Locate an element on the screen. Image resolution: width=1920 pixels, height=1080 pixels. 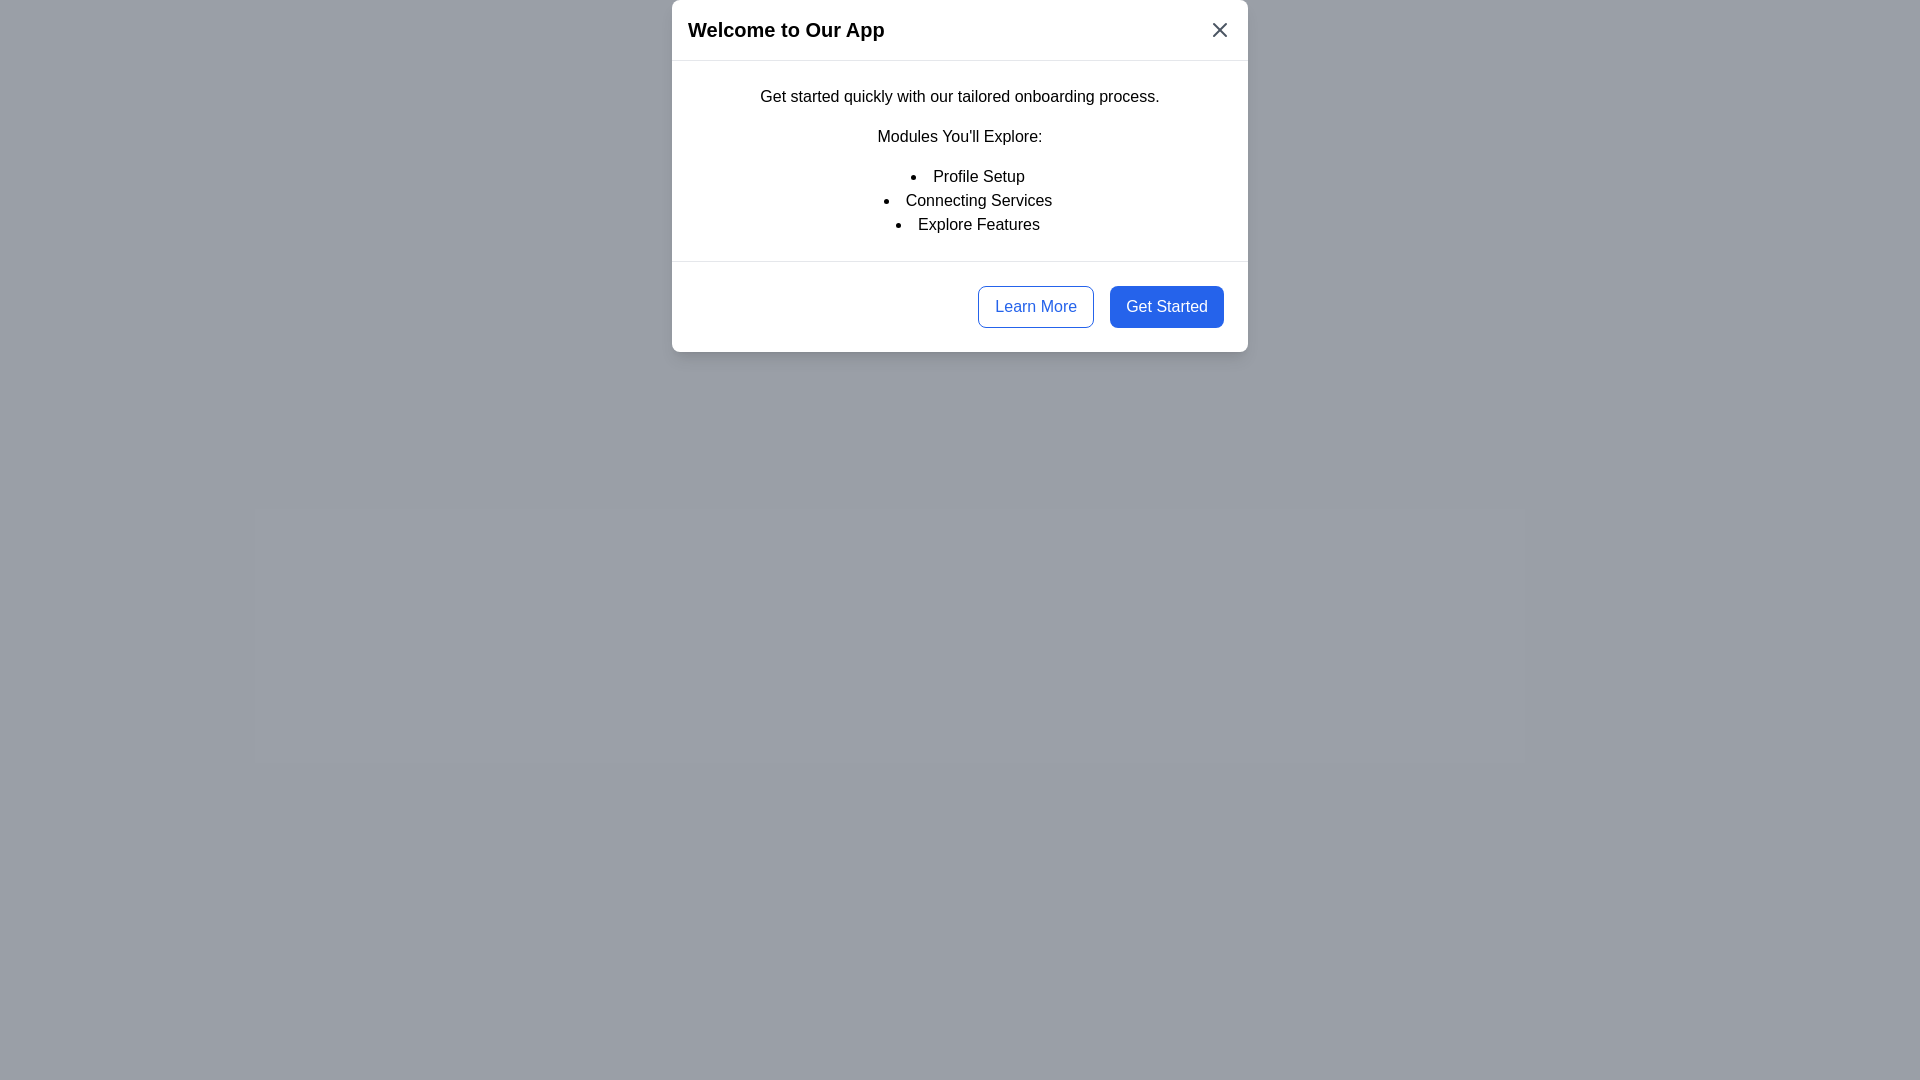
the close icon button resembling an 'X' at the top right corner of the modal dialog box is located at coordinates (1218, 30).